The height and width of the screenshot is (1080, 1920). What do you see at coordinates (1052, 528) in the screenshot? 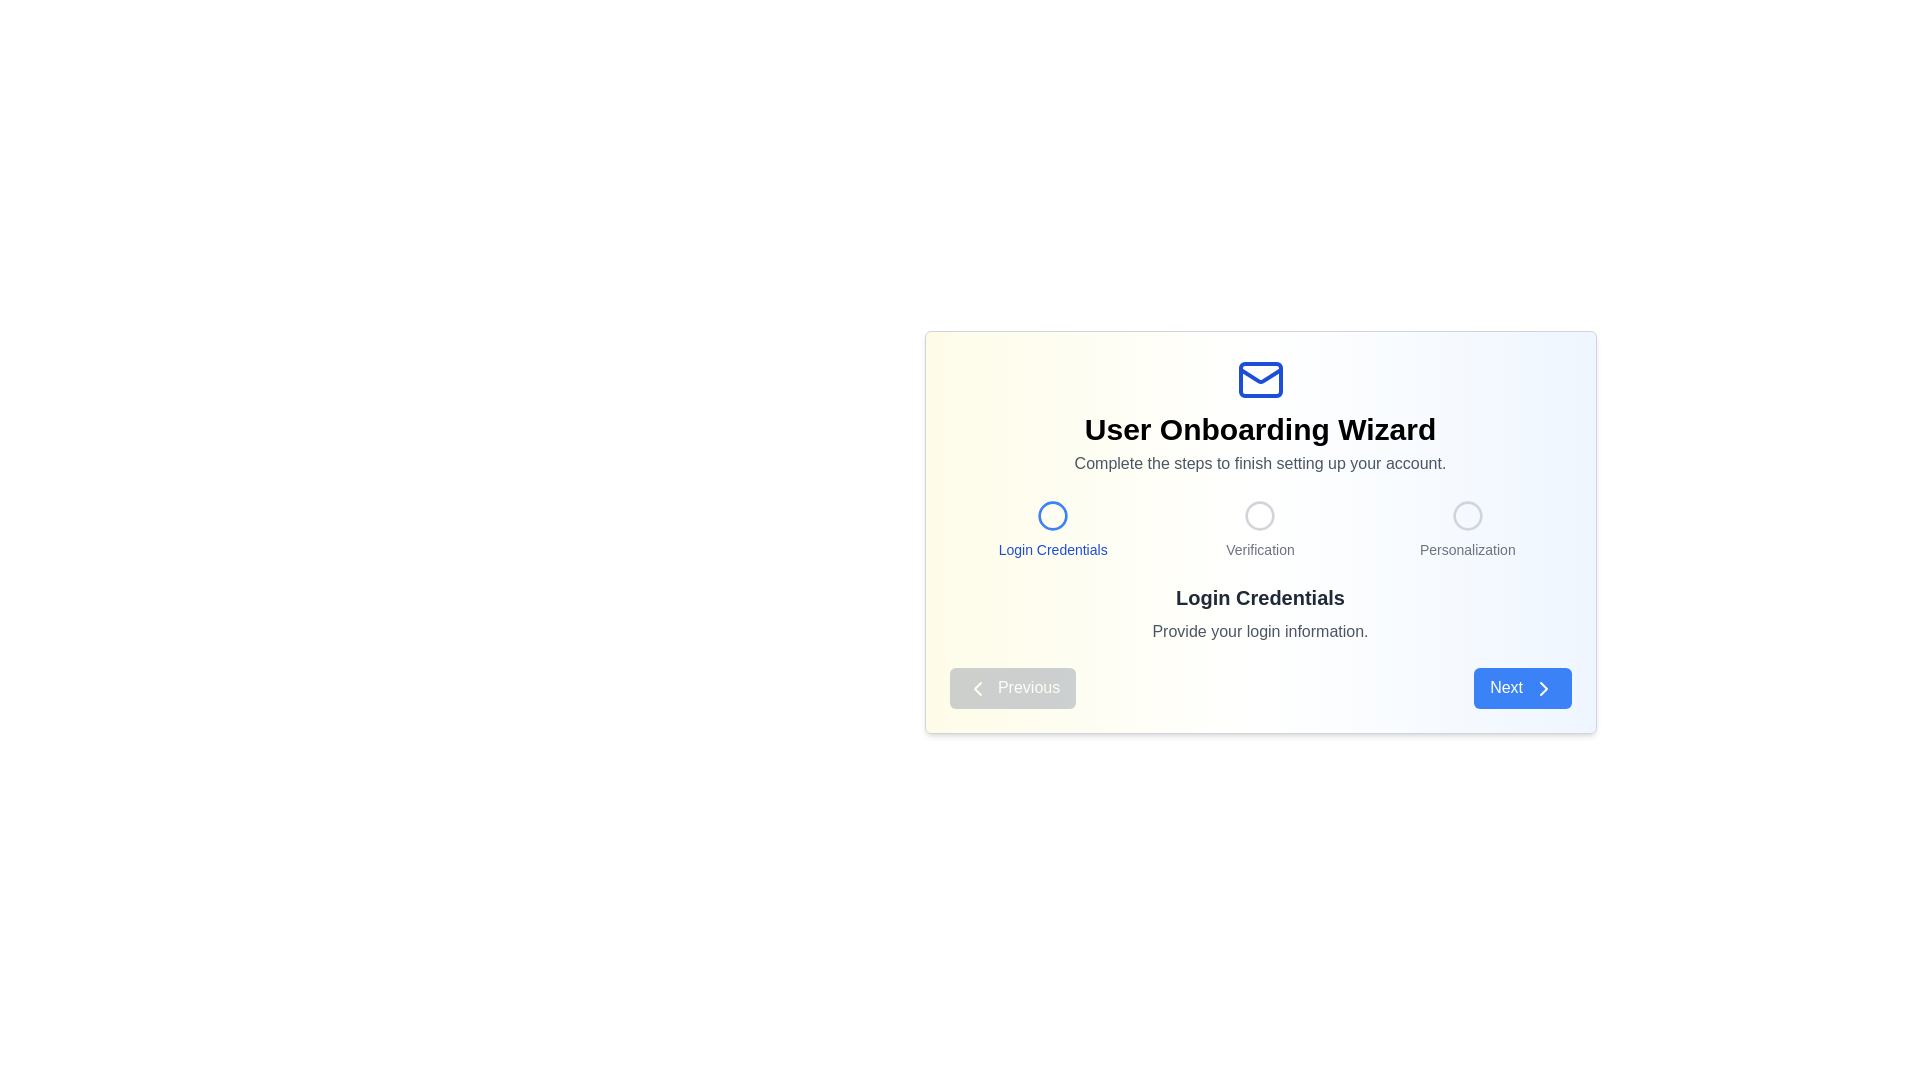
I see `label of the blue circular icon with the bold text label 'Login Credentials', which is the leftmost step in the wizard sequence` at bounding box center [1052, 528].